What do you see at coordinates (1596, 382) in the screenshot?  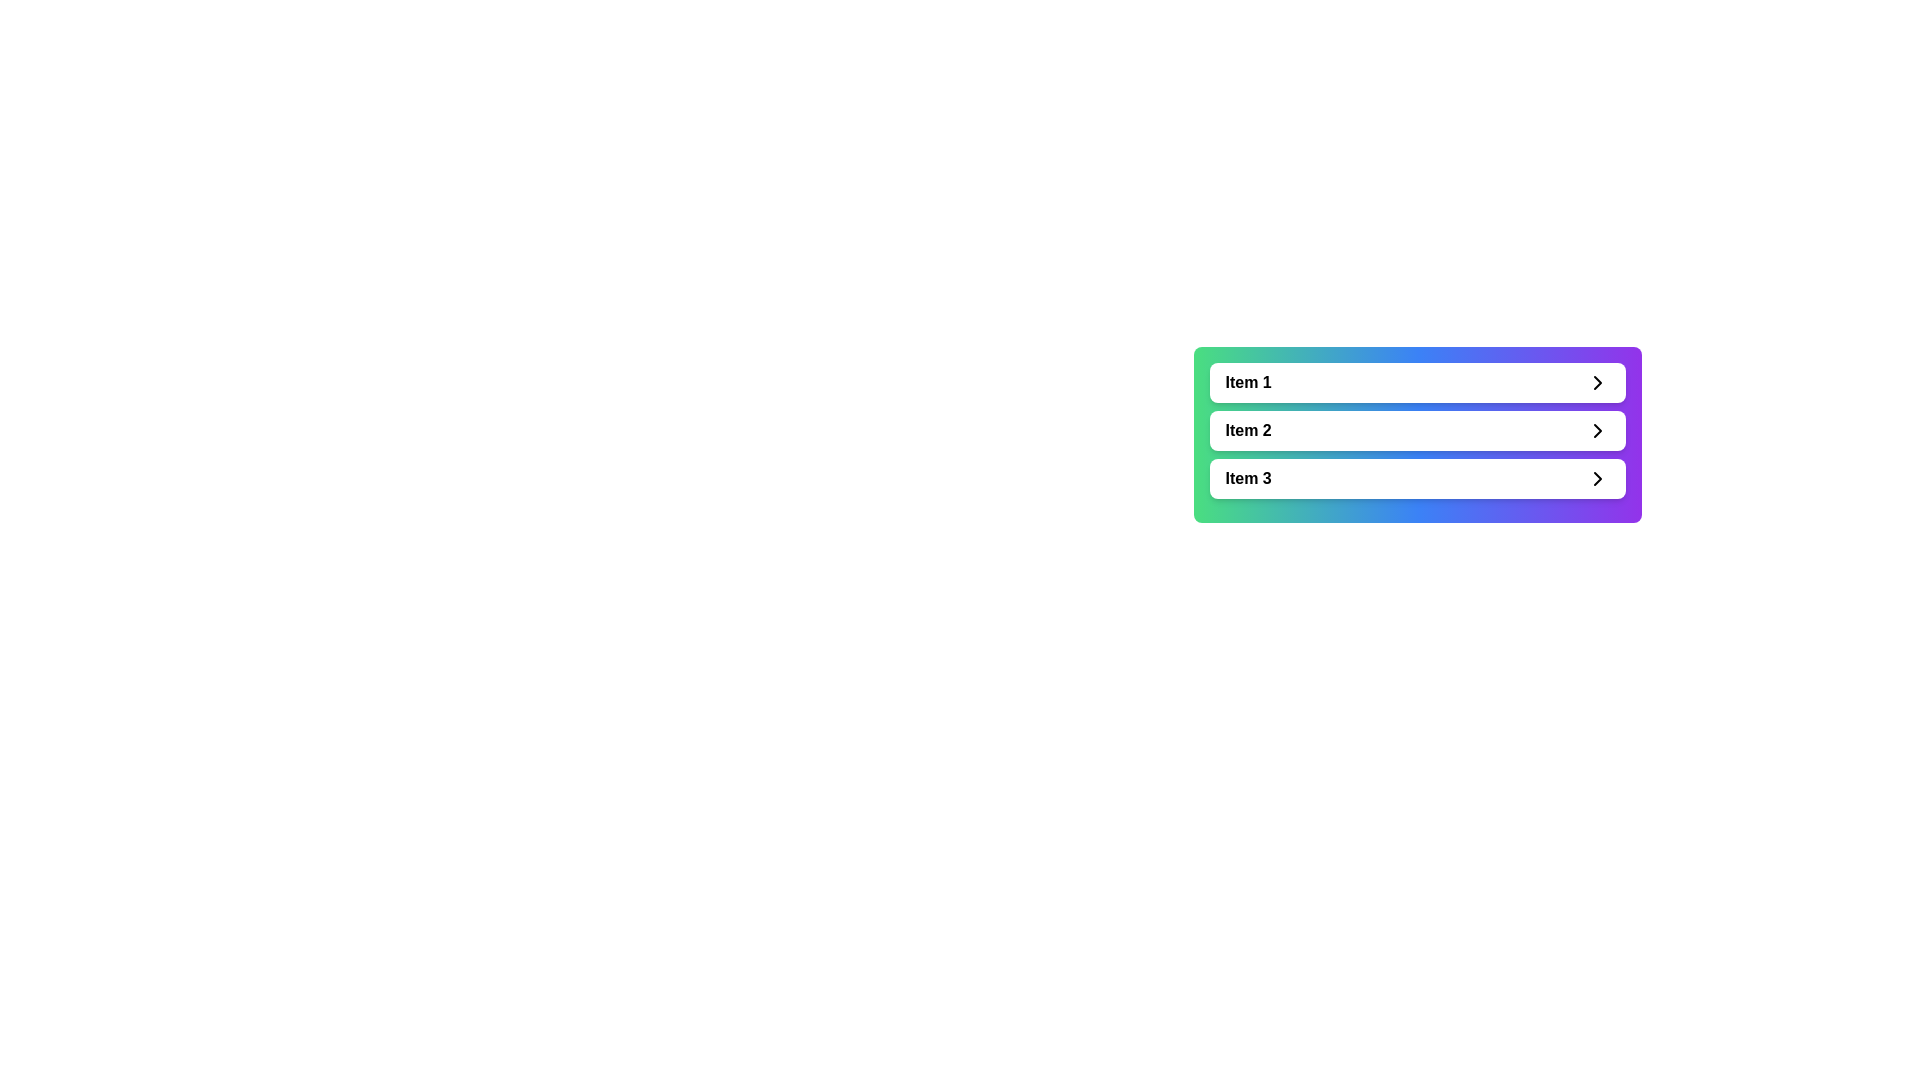 I see `the chevron icon to the right of 'Item 1'` at bounding box center [1596, 382].